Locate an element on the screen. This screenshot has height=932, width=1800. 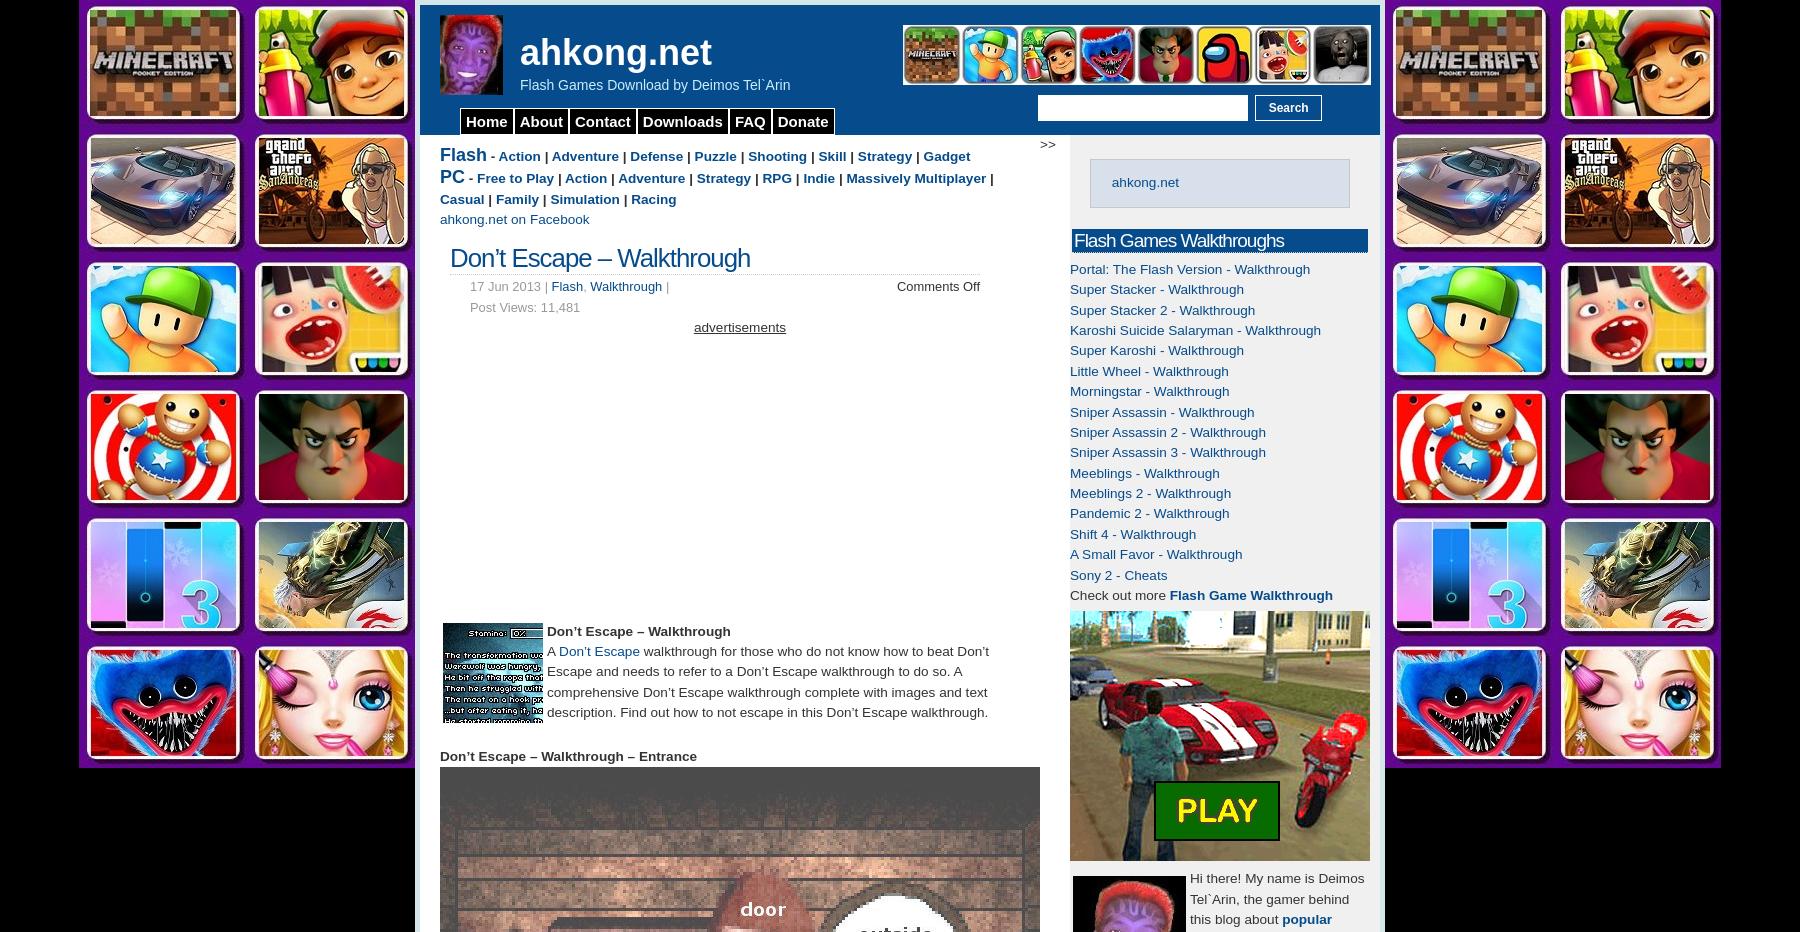
'17 Jun 2013 |' is located at coordinates (468, 285).